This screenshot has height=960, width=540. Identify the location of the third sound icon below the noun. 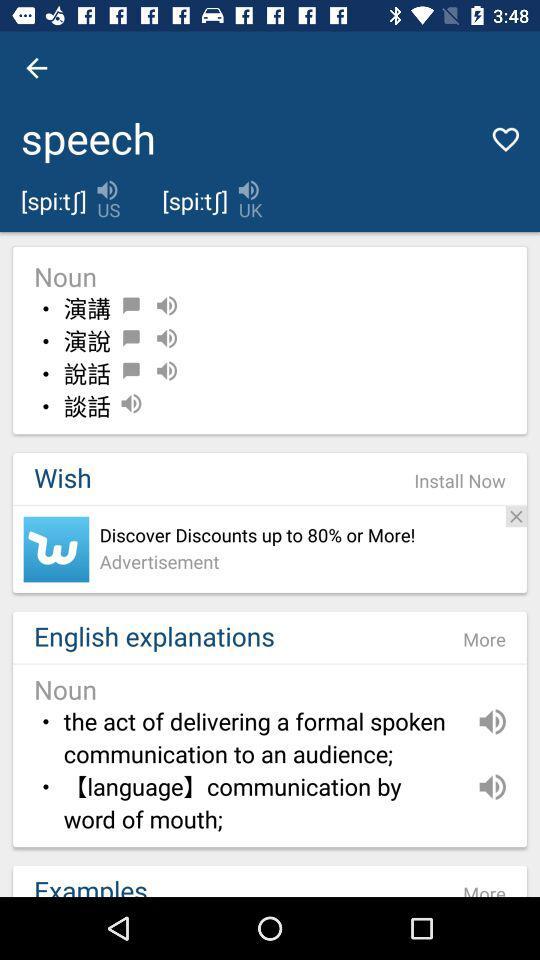
(166, 370).